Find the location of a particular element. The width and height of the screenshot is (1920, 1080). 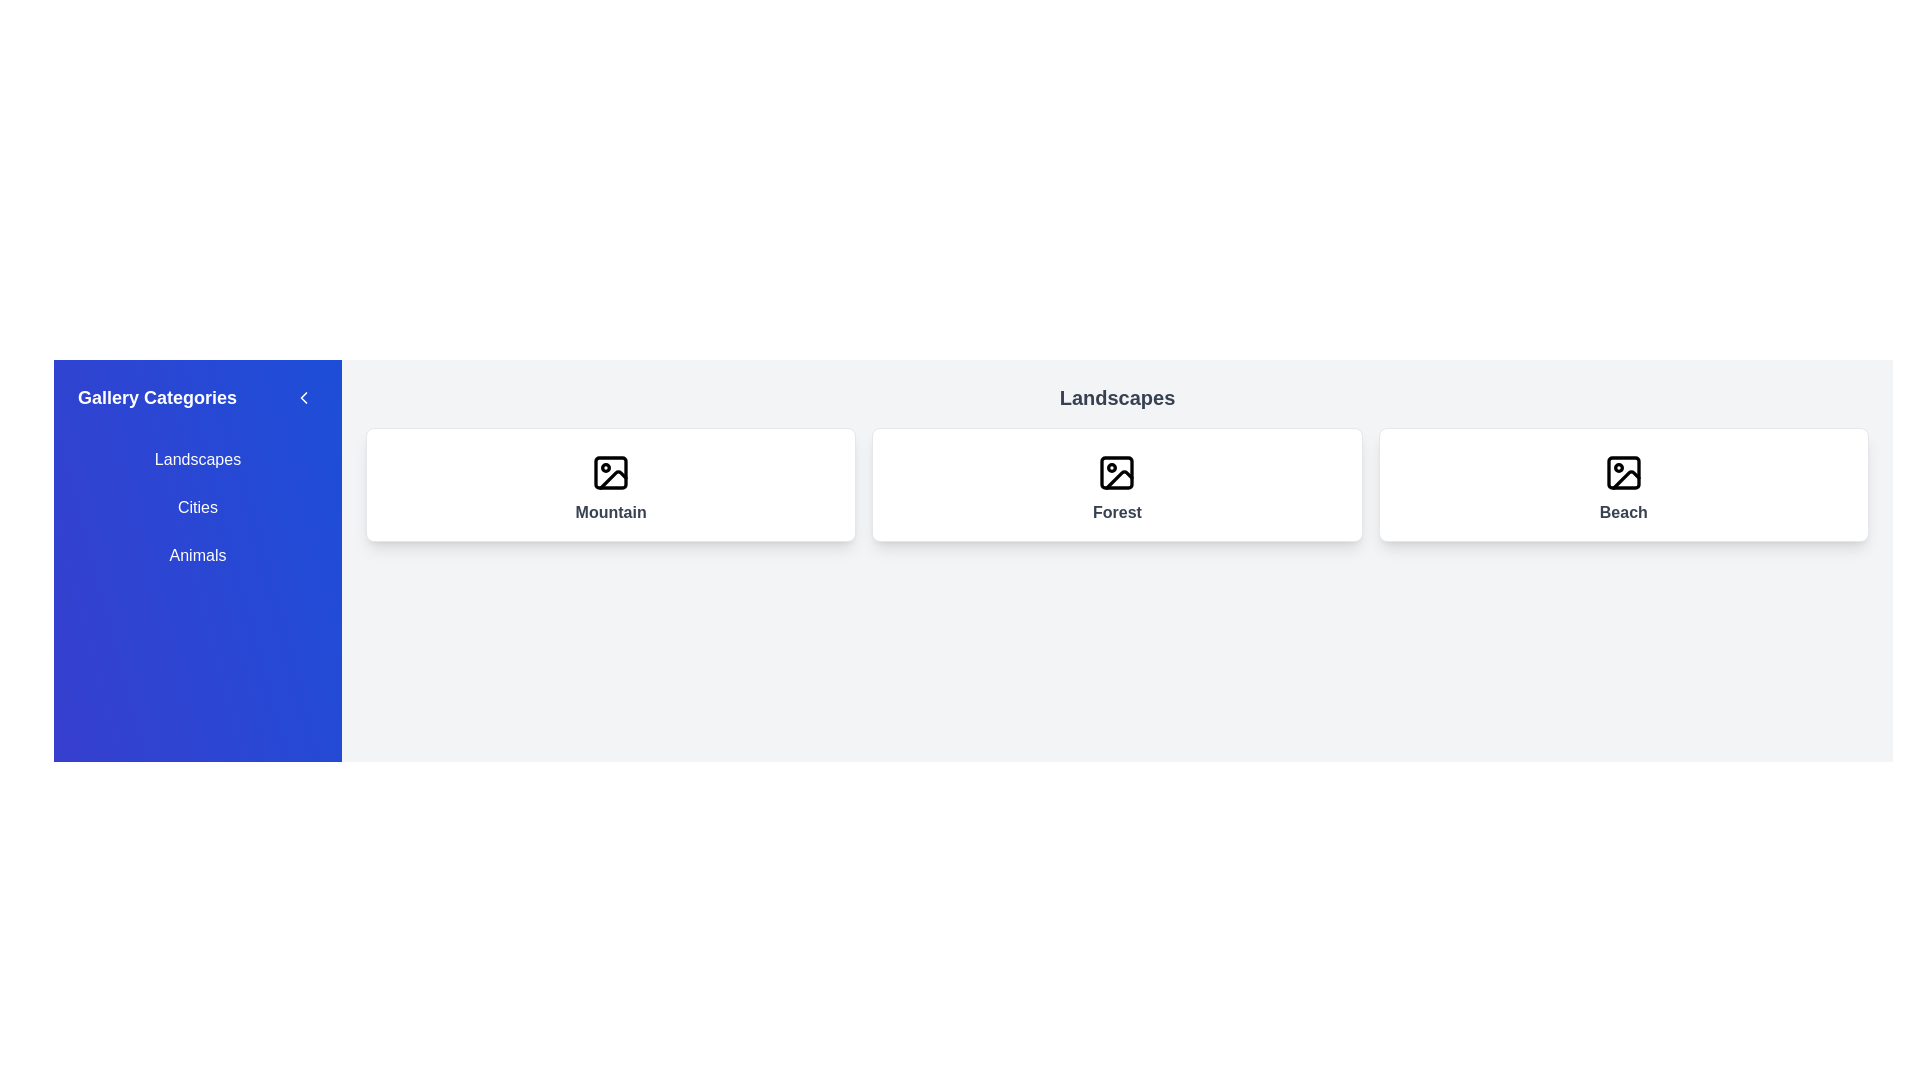

the SVG icon styled as an image symbol within the card labeled 'Mountain', which features a rounded rectangle frame and a circle with a diagonal strikethrough resembling a mountain is located at coordinates (610, 473).